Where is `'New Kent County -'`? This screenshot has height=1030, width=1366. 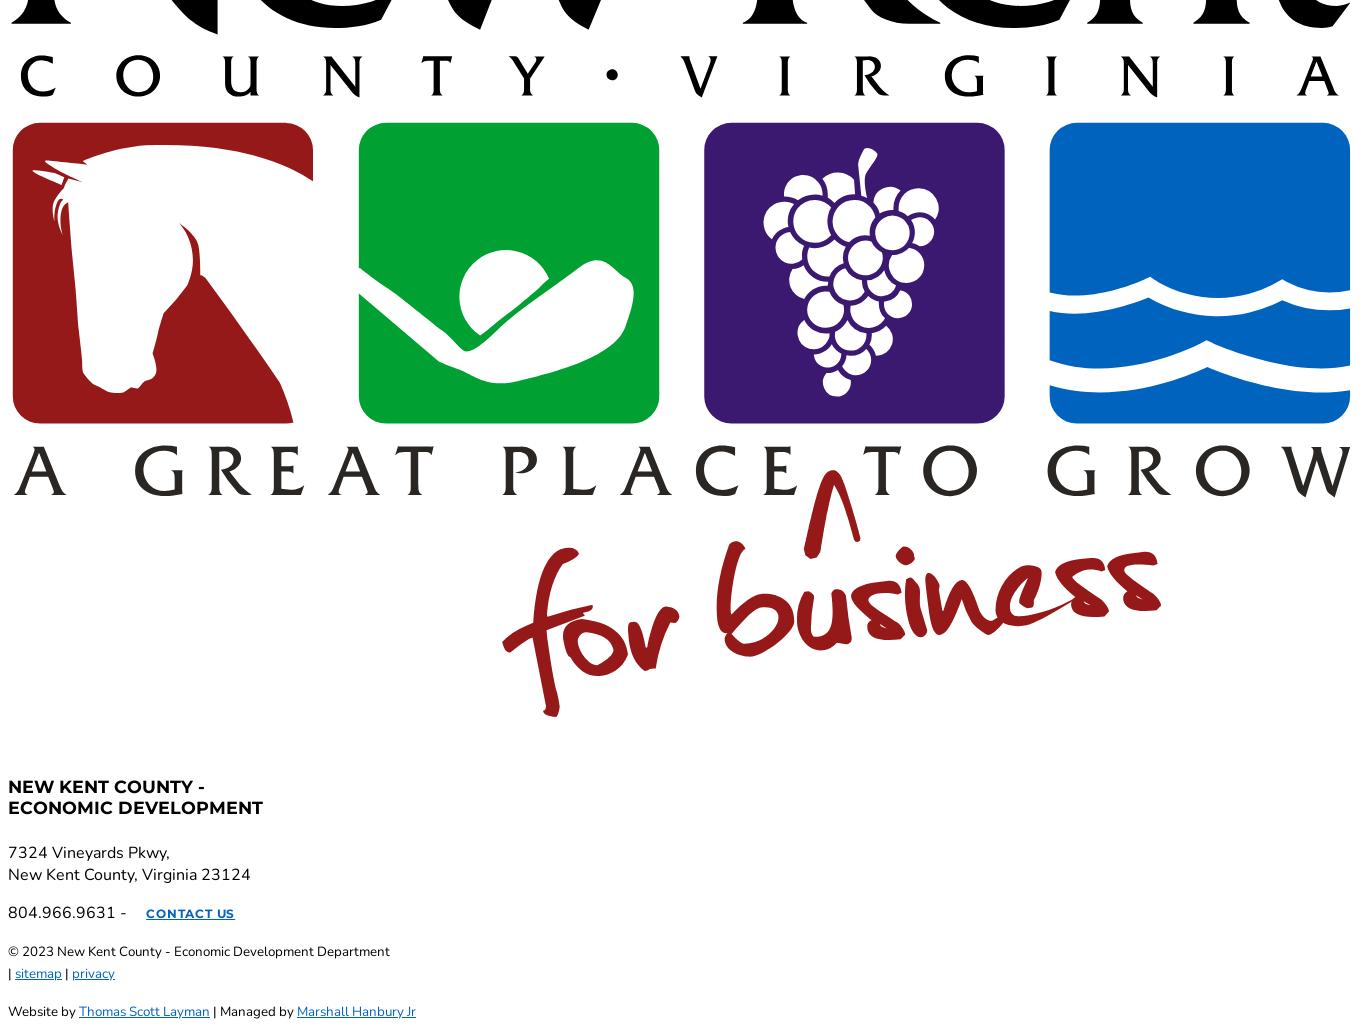
'New Kent County -' is located at coordinates (106, 785).